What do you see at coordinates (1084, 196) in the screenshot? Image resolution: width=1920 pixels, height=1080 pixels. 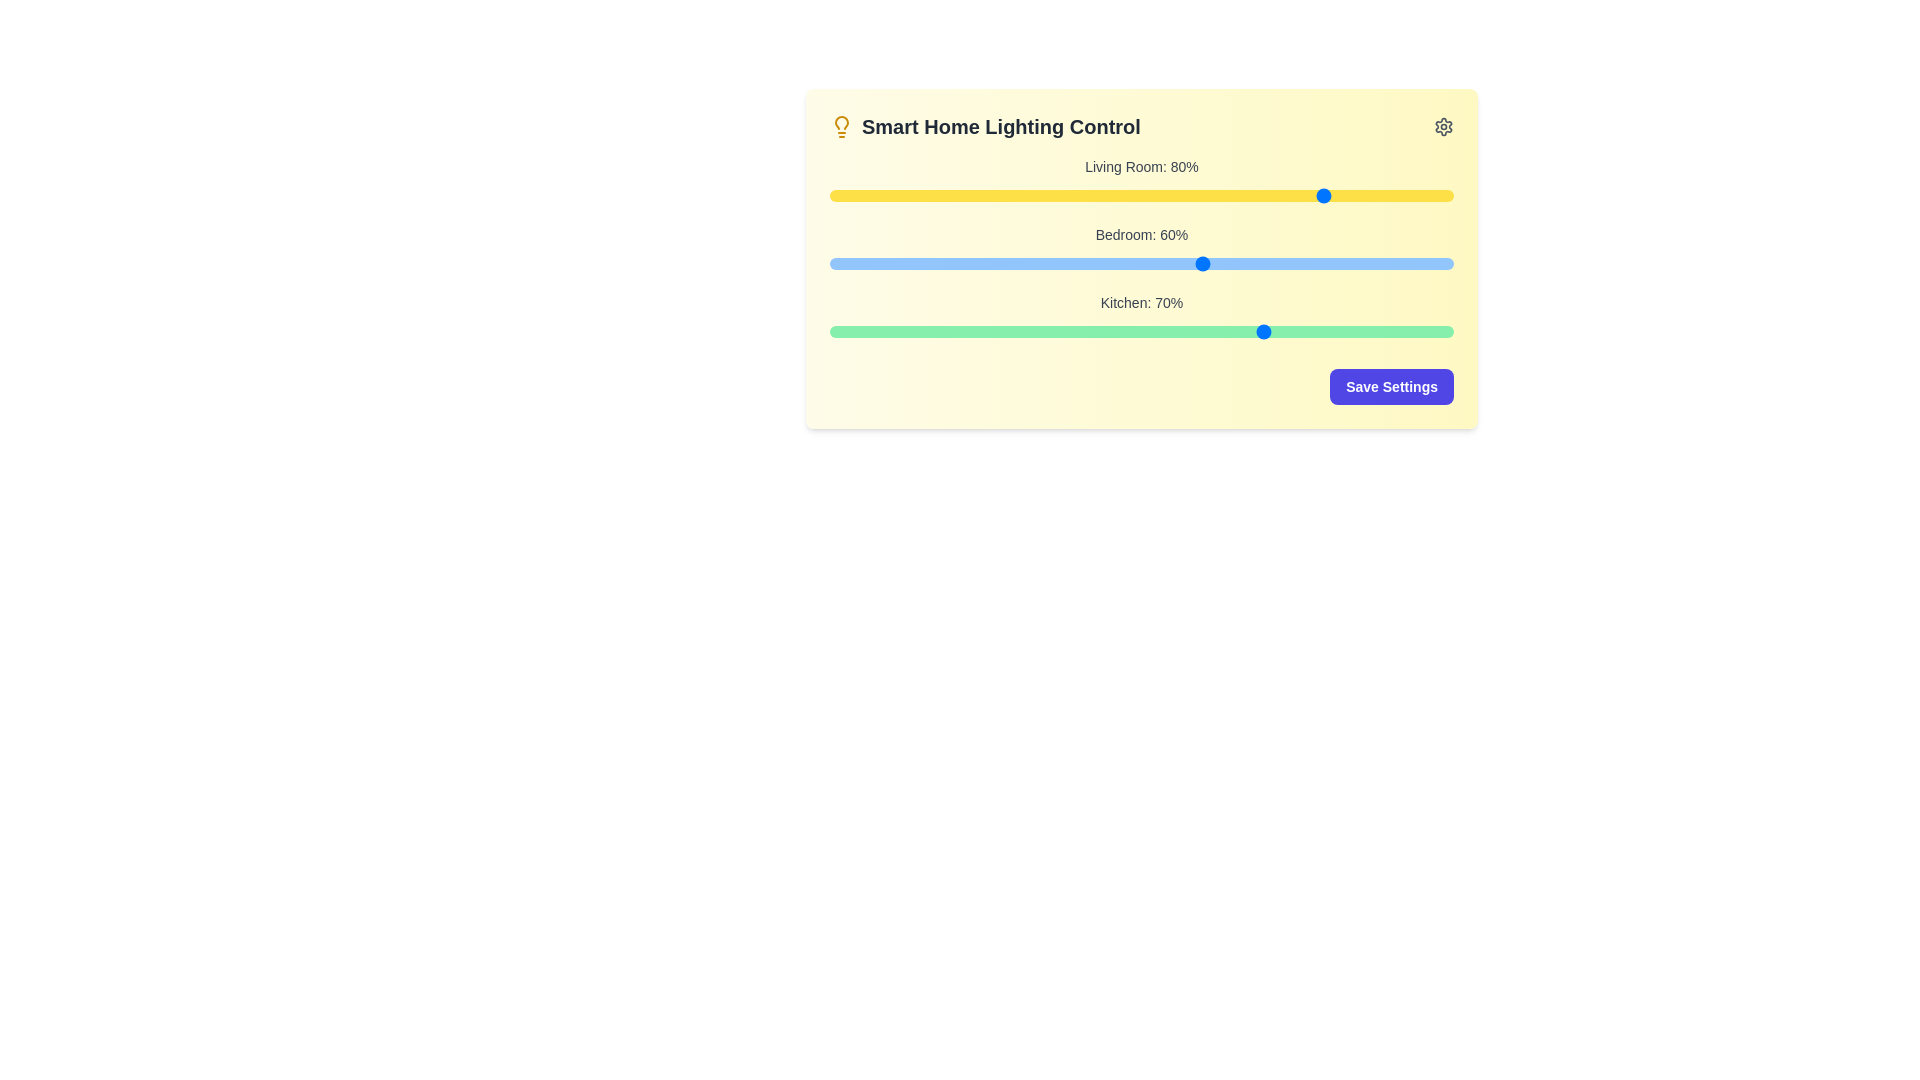 I see `the living room light intensity` at bounding box center [1084, 196].